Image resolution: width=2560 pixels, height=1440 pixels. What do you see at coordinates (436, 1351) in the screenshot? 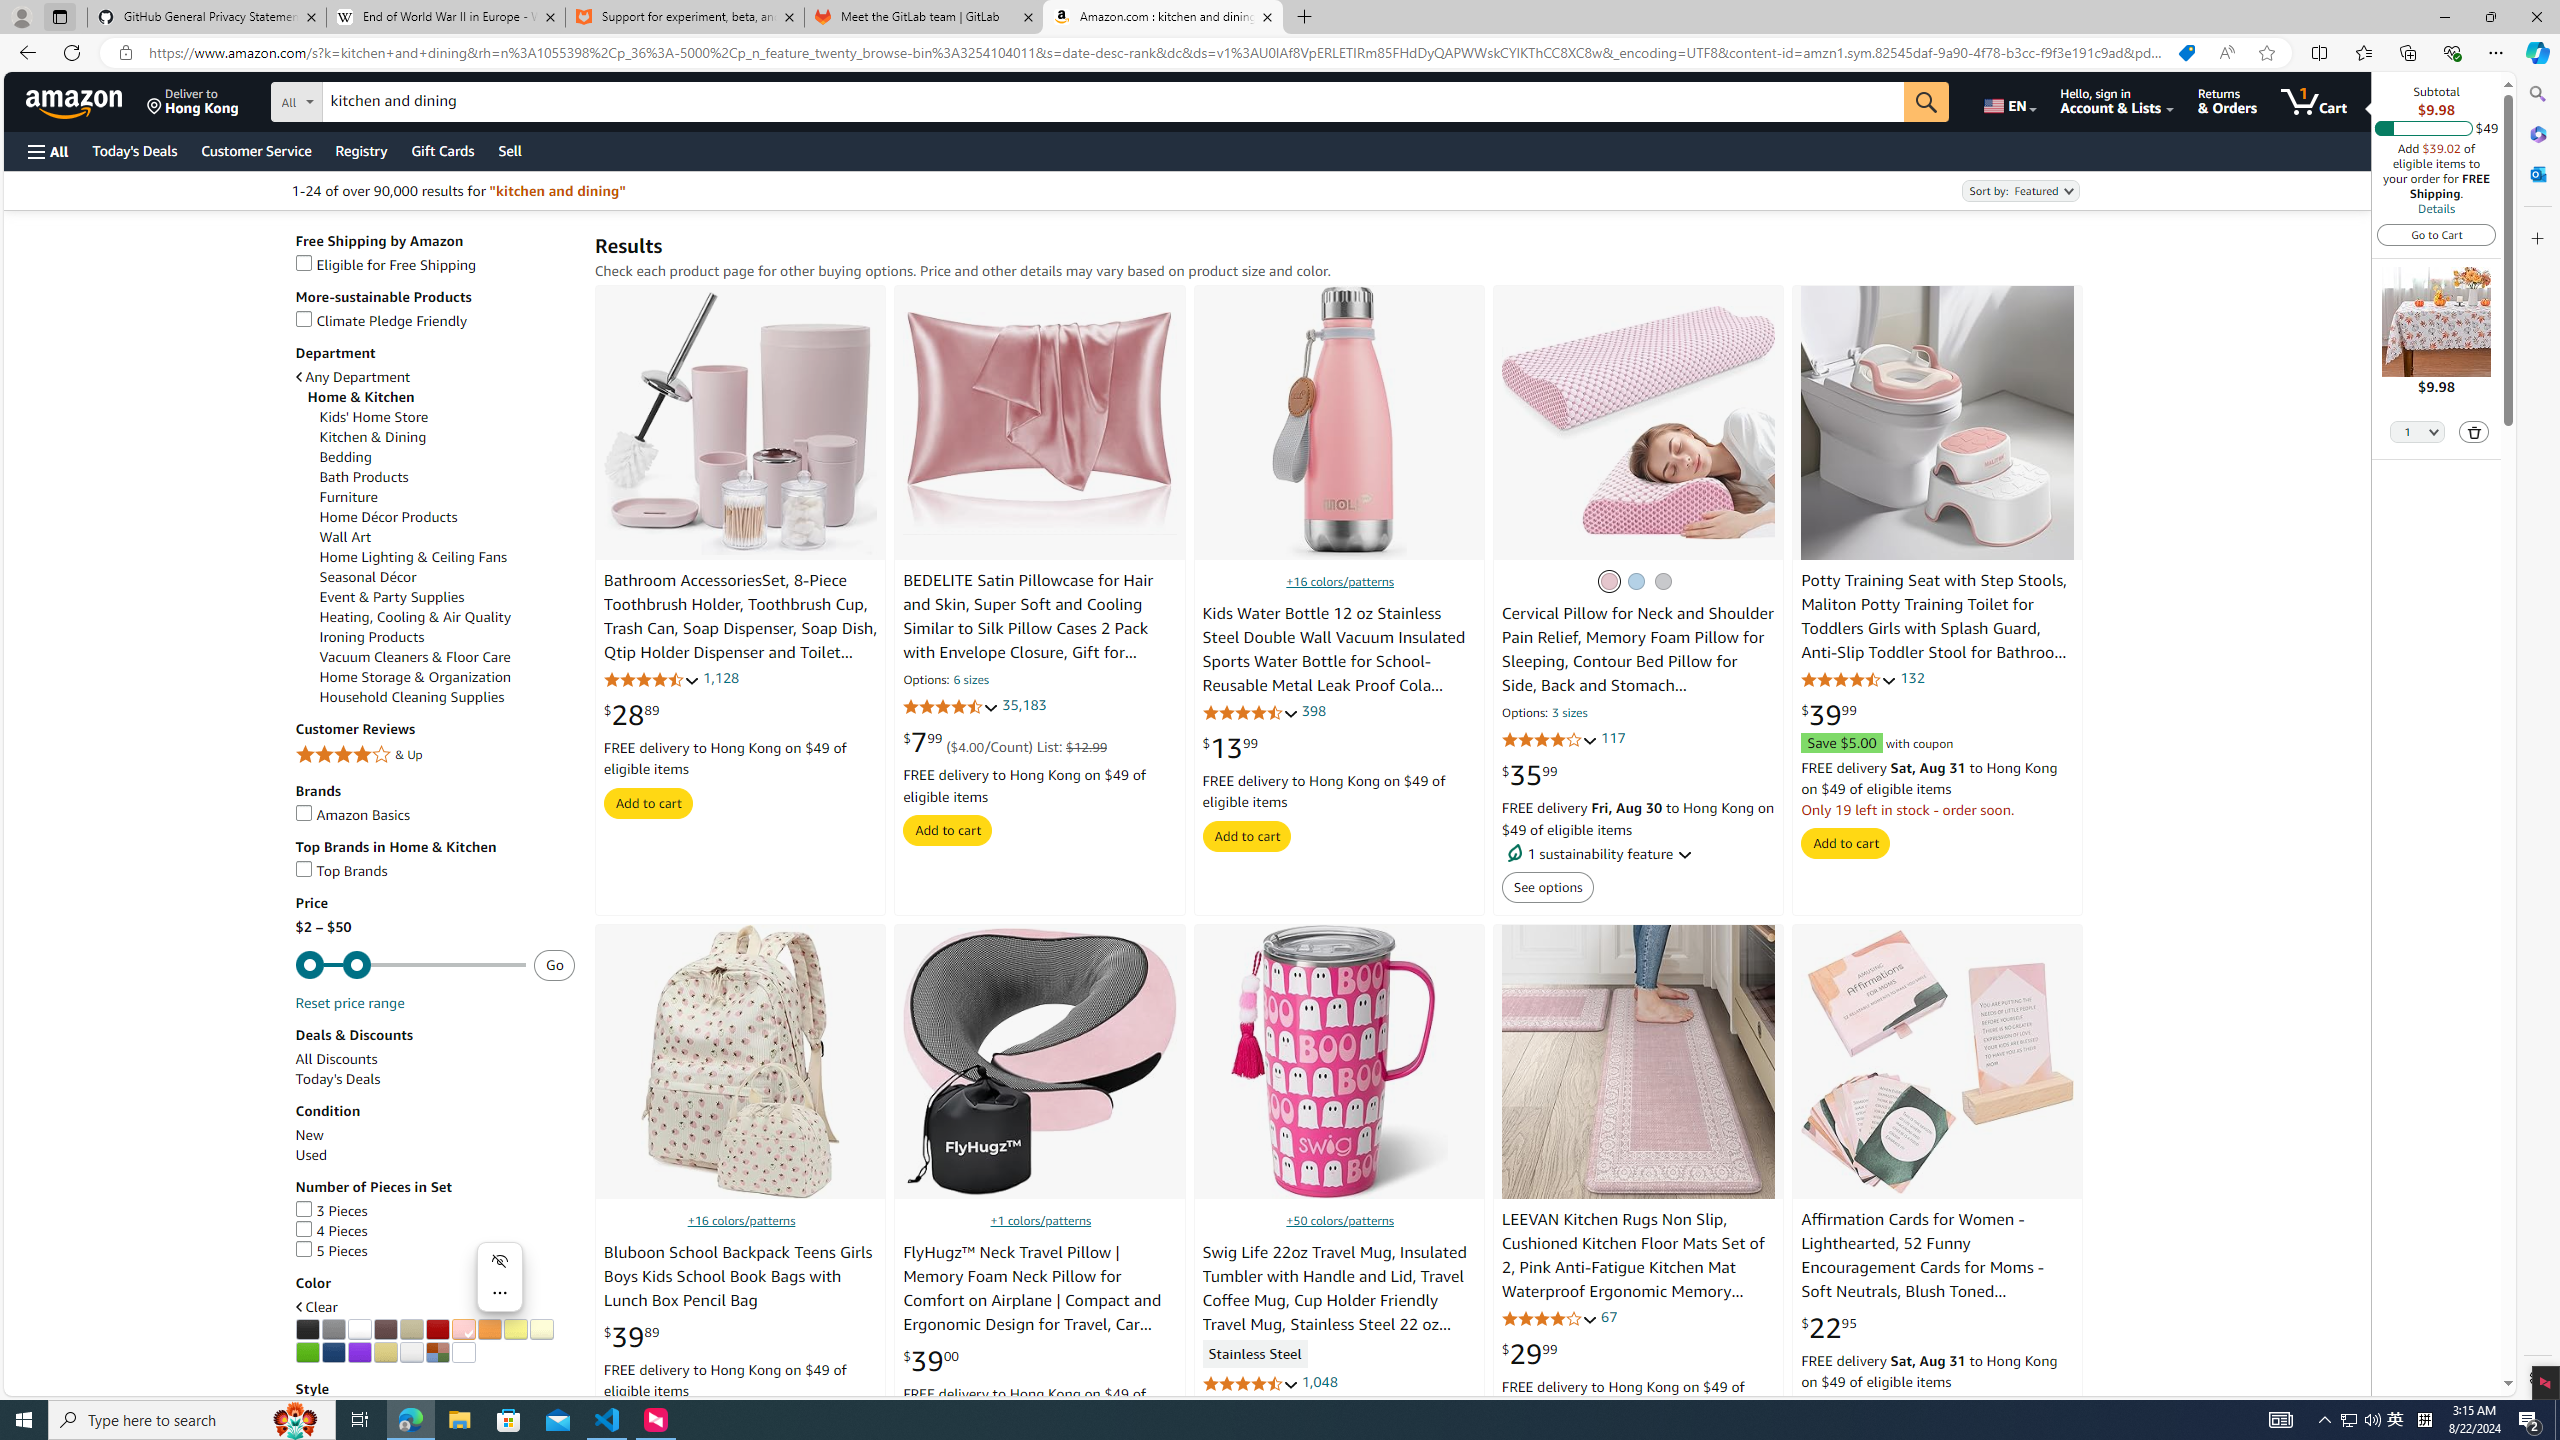
I see `'Multi'` at bounding box center [436, 1351].